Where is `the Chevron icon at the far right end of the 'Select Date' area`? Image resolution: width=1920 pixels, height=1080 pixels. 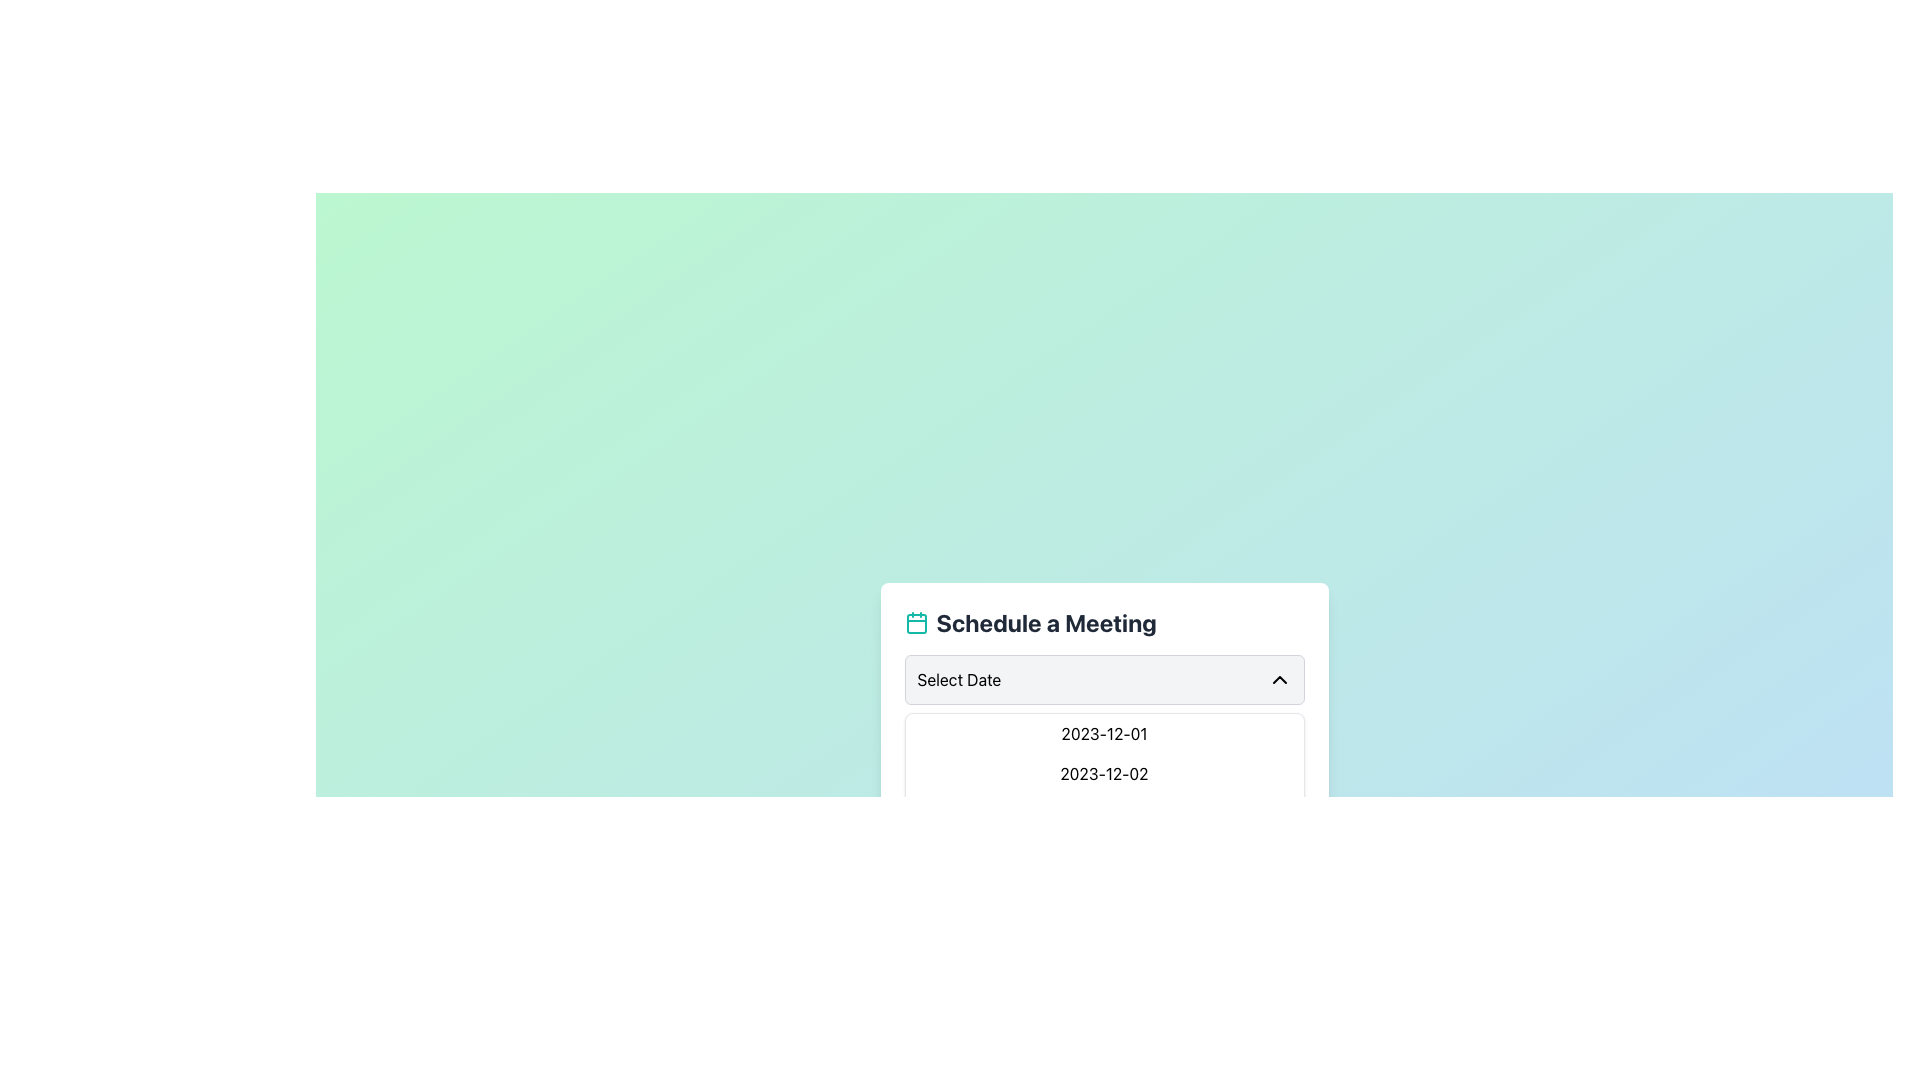 the Chevron icon at the far right end of the 'Select Date' area is located at coordinates (1278, 678).